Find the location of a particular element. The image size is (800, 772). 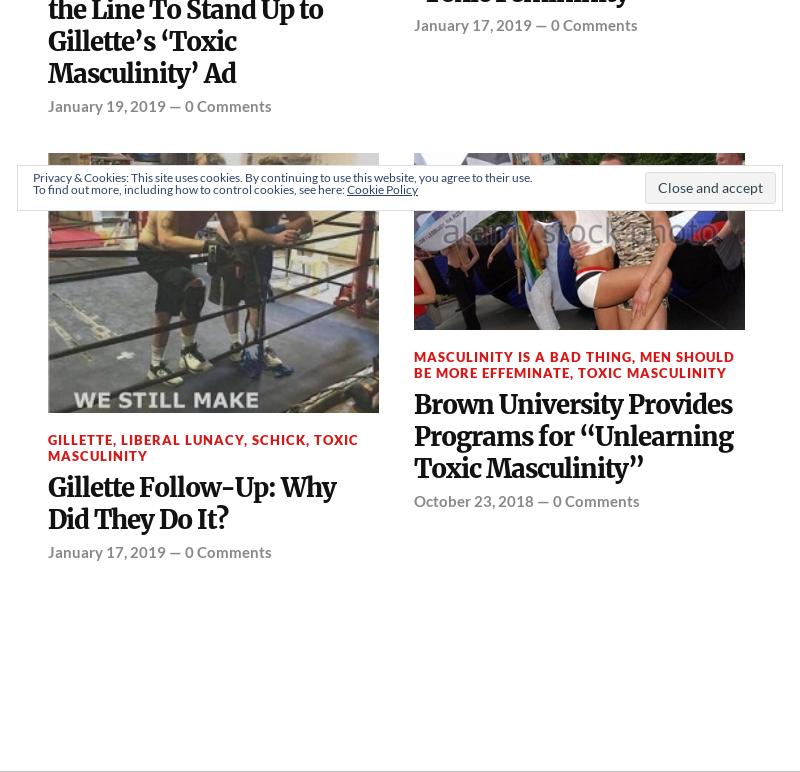

'Privacy & Cookies: This site uses cookies. By continuing to use this website, you agree to their use.' is located at coordinates (283, 176).